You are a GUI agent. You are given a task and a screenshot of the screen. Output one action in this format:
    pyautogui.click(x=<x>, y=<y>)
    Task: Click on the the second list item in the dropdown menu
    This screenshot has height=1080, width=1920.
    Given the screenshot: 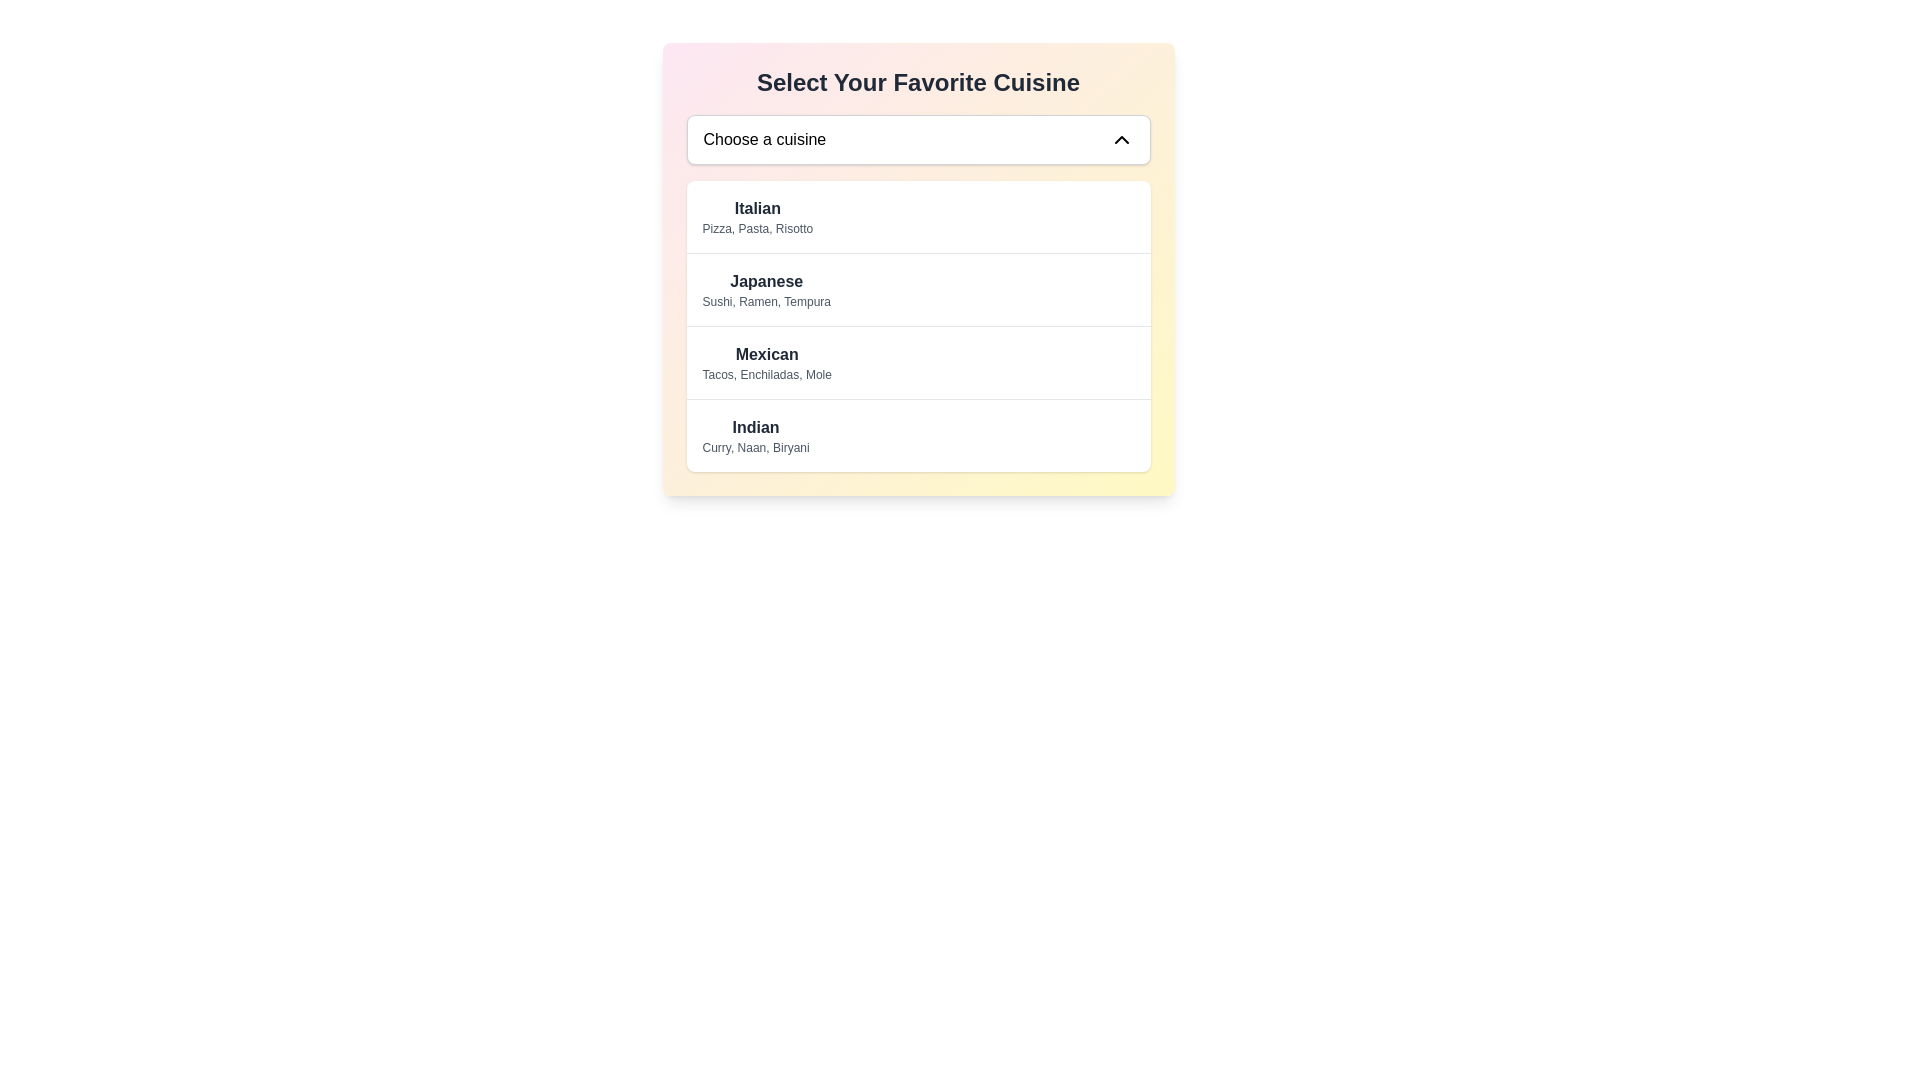 What is the action you would take?
    pyautogui.click(x=917, y=268)
    